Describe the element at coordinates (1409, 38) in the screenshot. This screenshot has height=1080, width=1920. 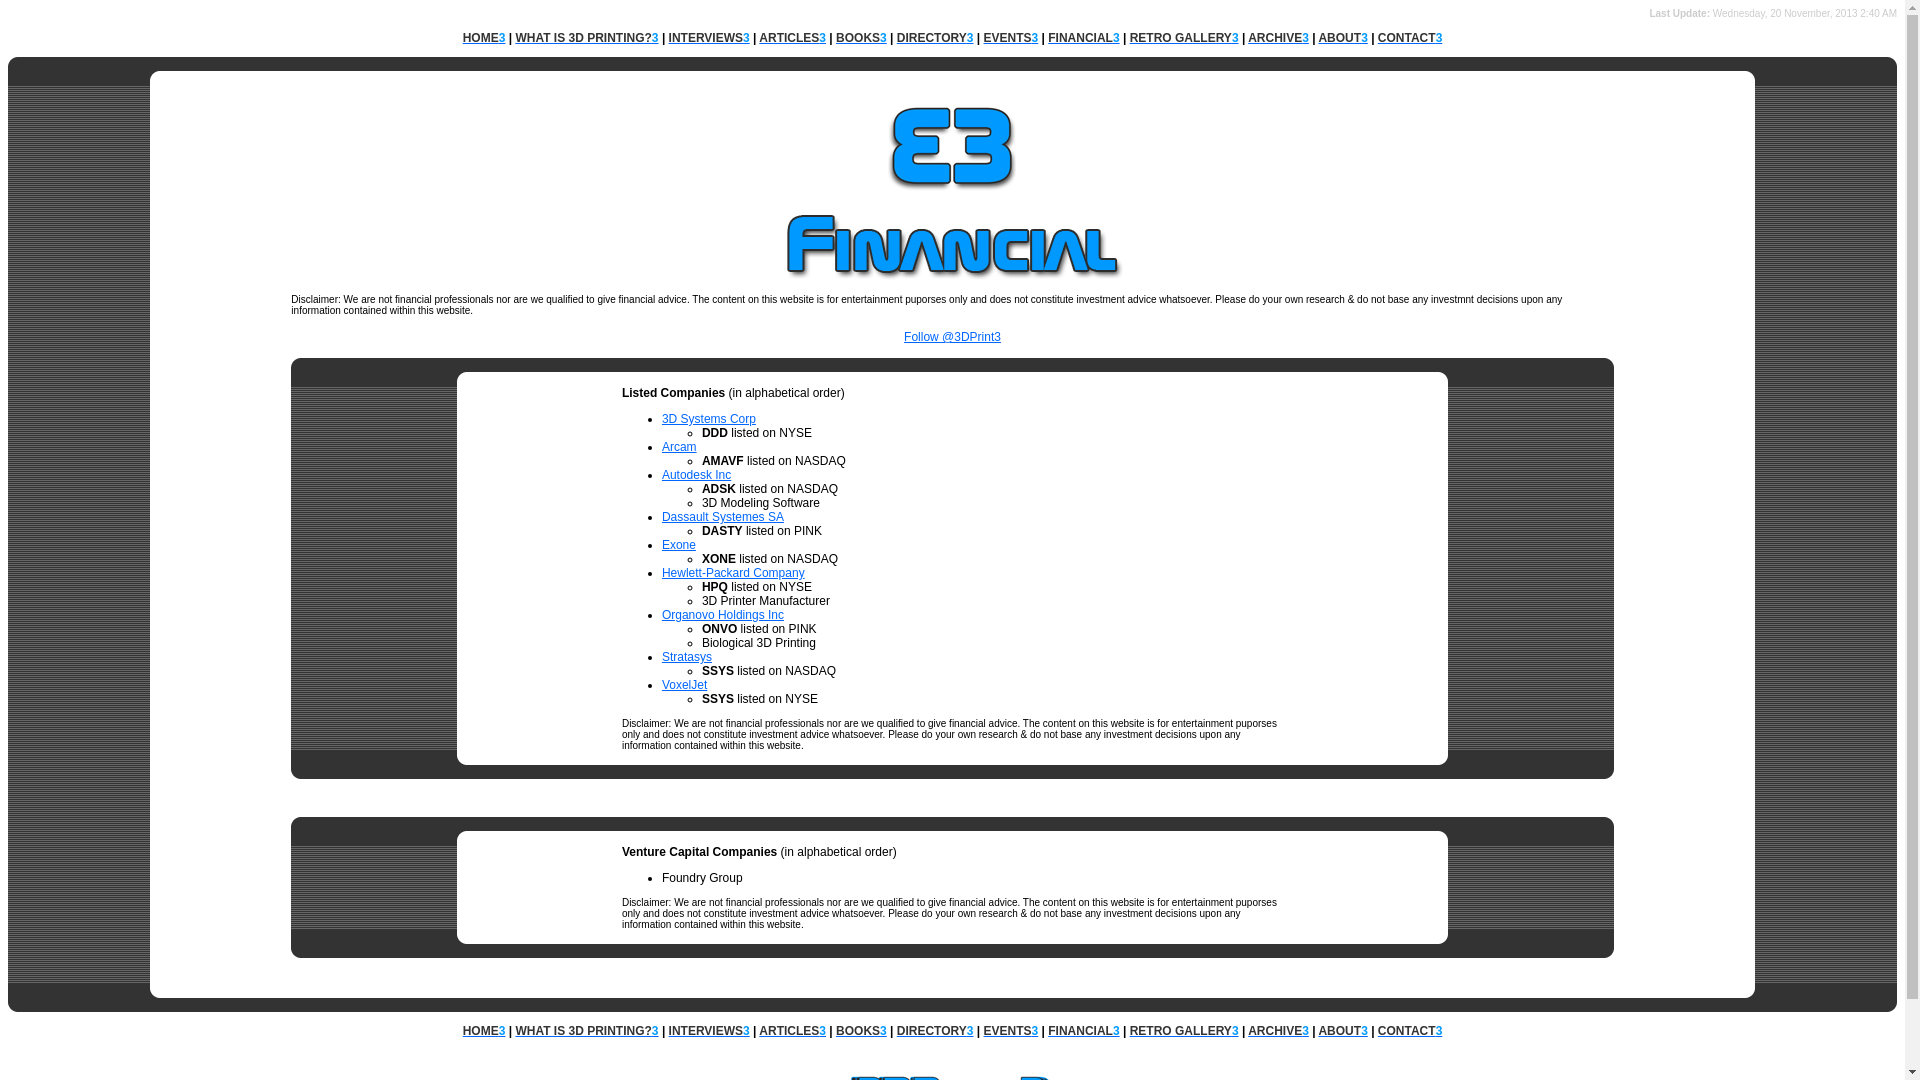
I see `'CONTACT3'` at that location.